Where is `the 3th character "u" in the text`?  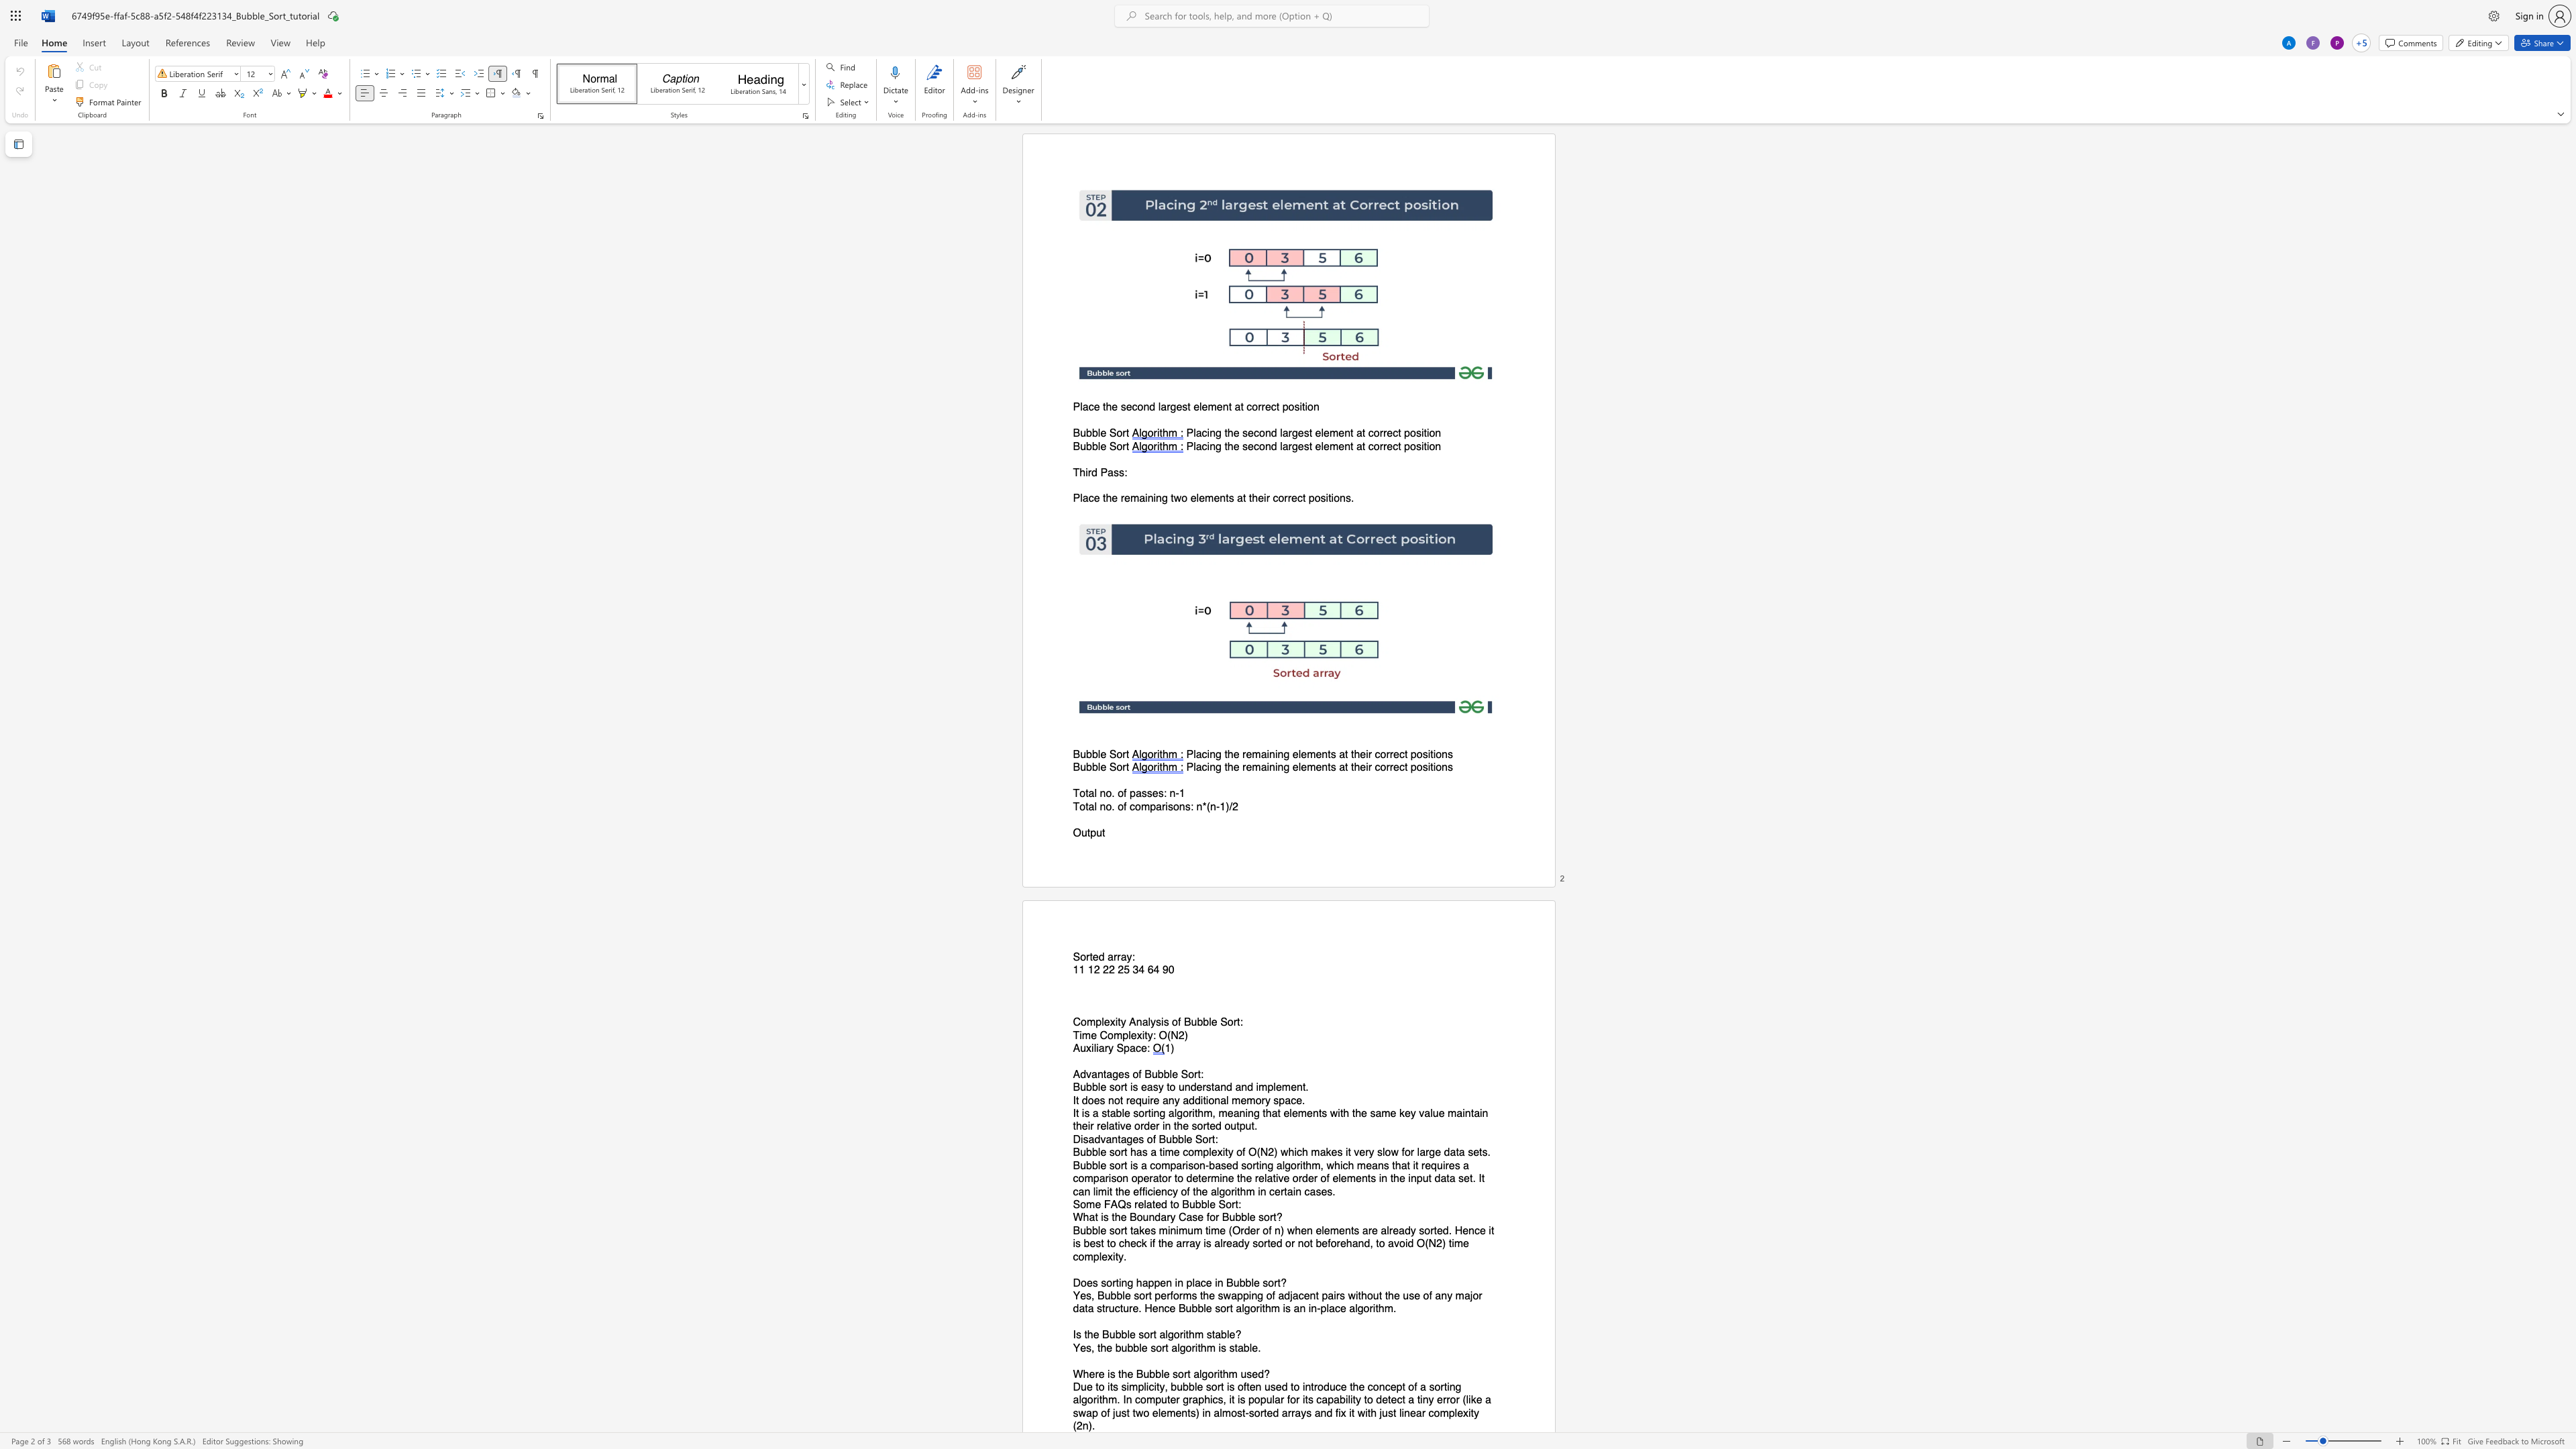 the 3th character "u" in the text is located at coordinates (1267, 1387).